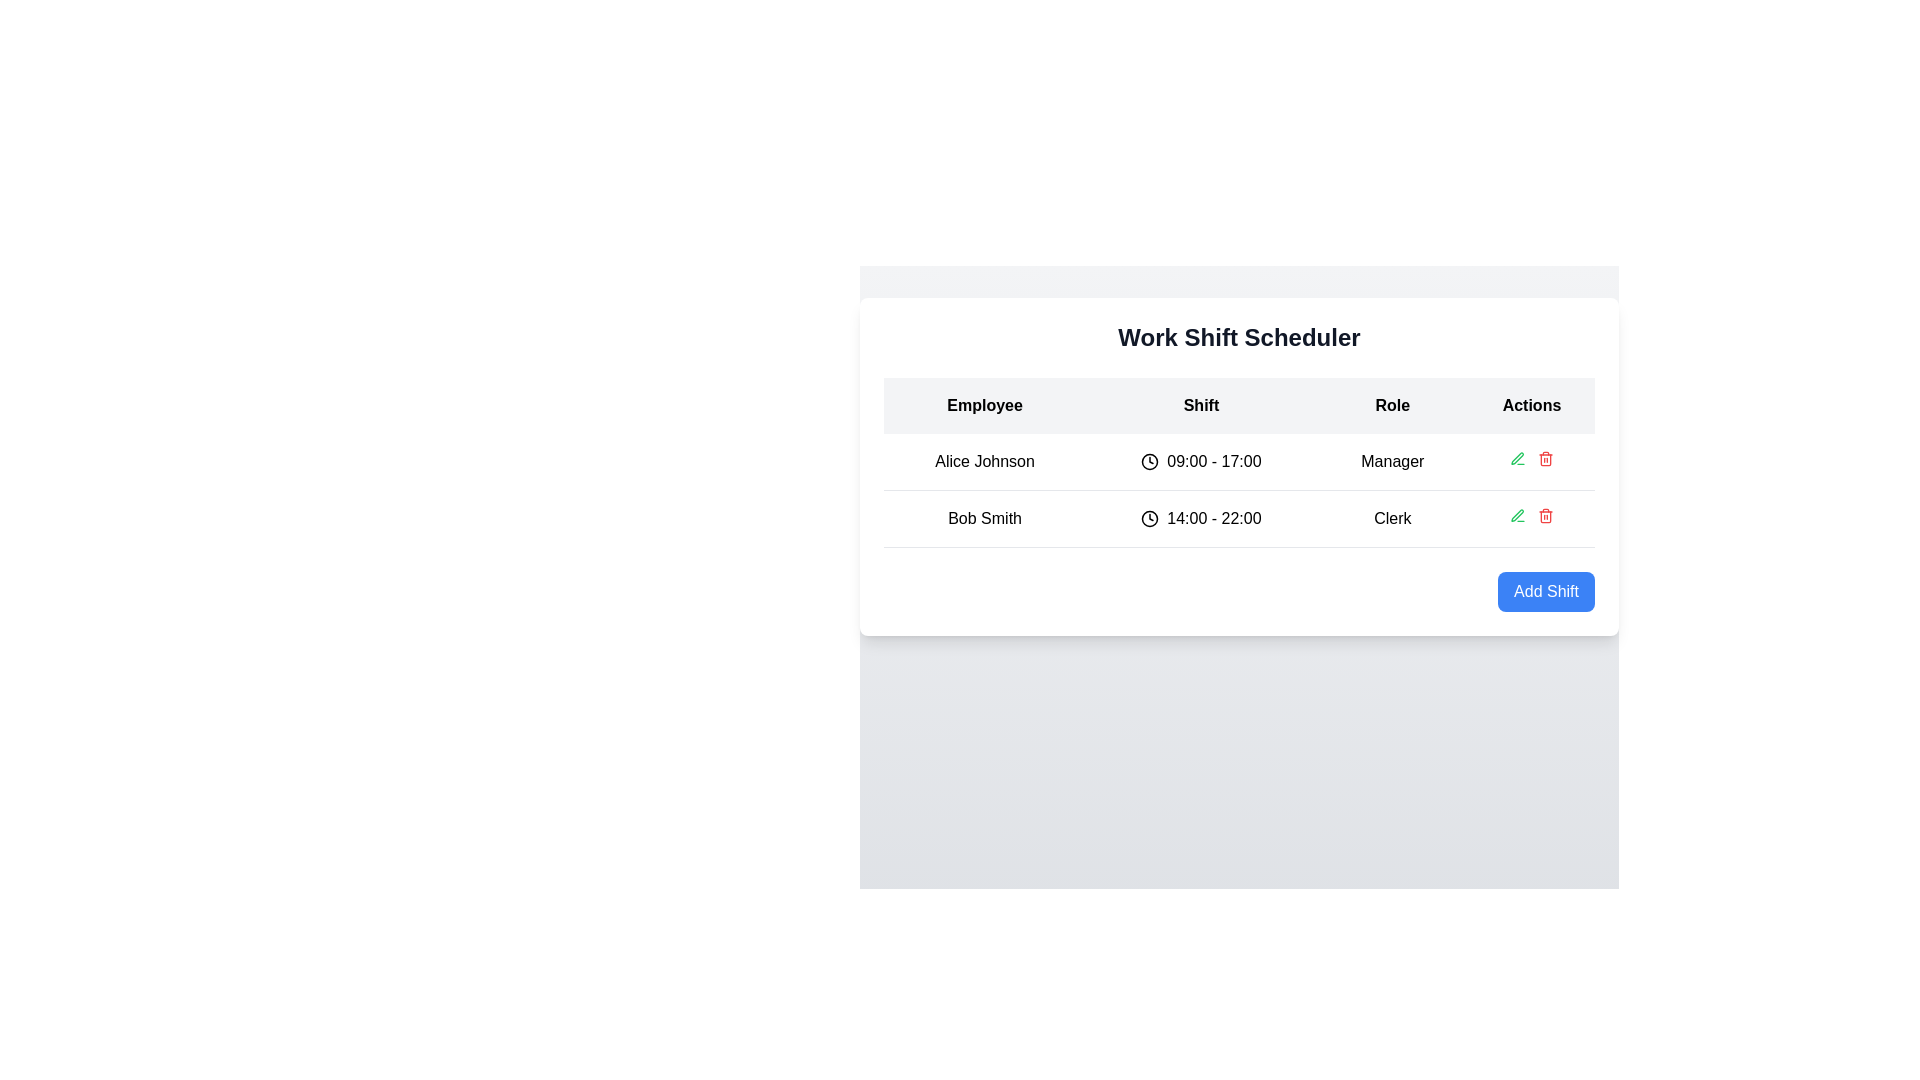  What do you see at coordinates (1517, 515) in the screenshot?
I see `the edit icon button in the Actions column for Alice Johnson's work shift entry` at bounding box center [1517, 515].